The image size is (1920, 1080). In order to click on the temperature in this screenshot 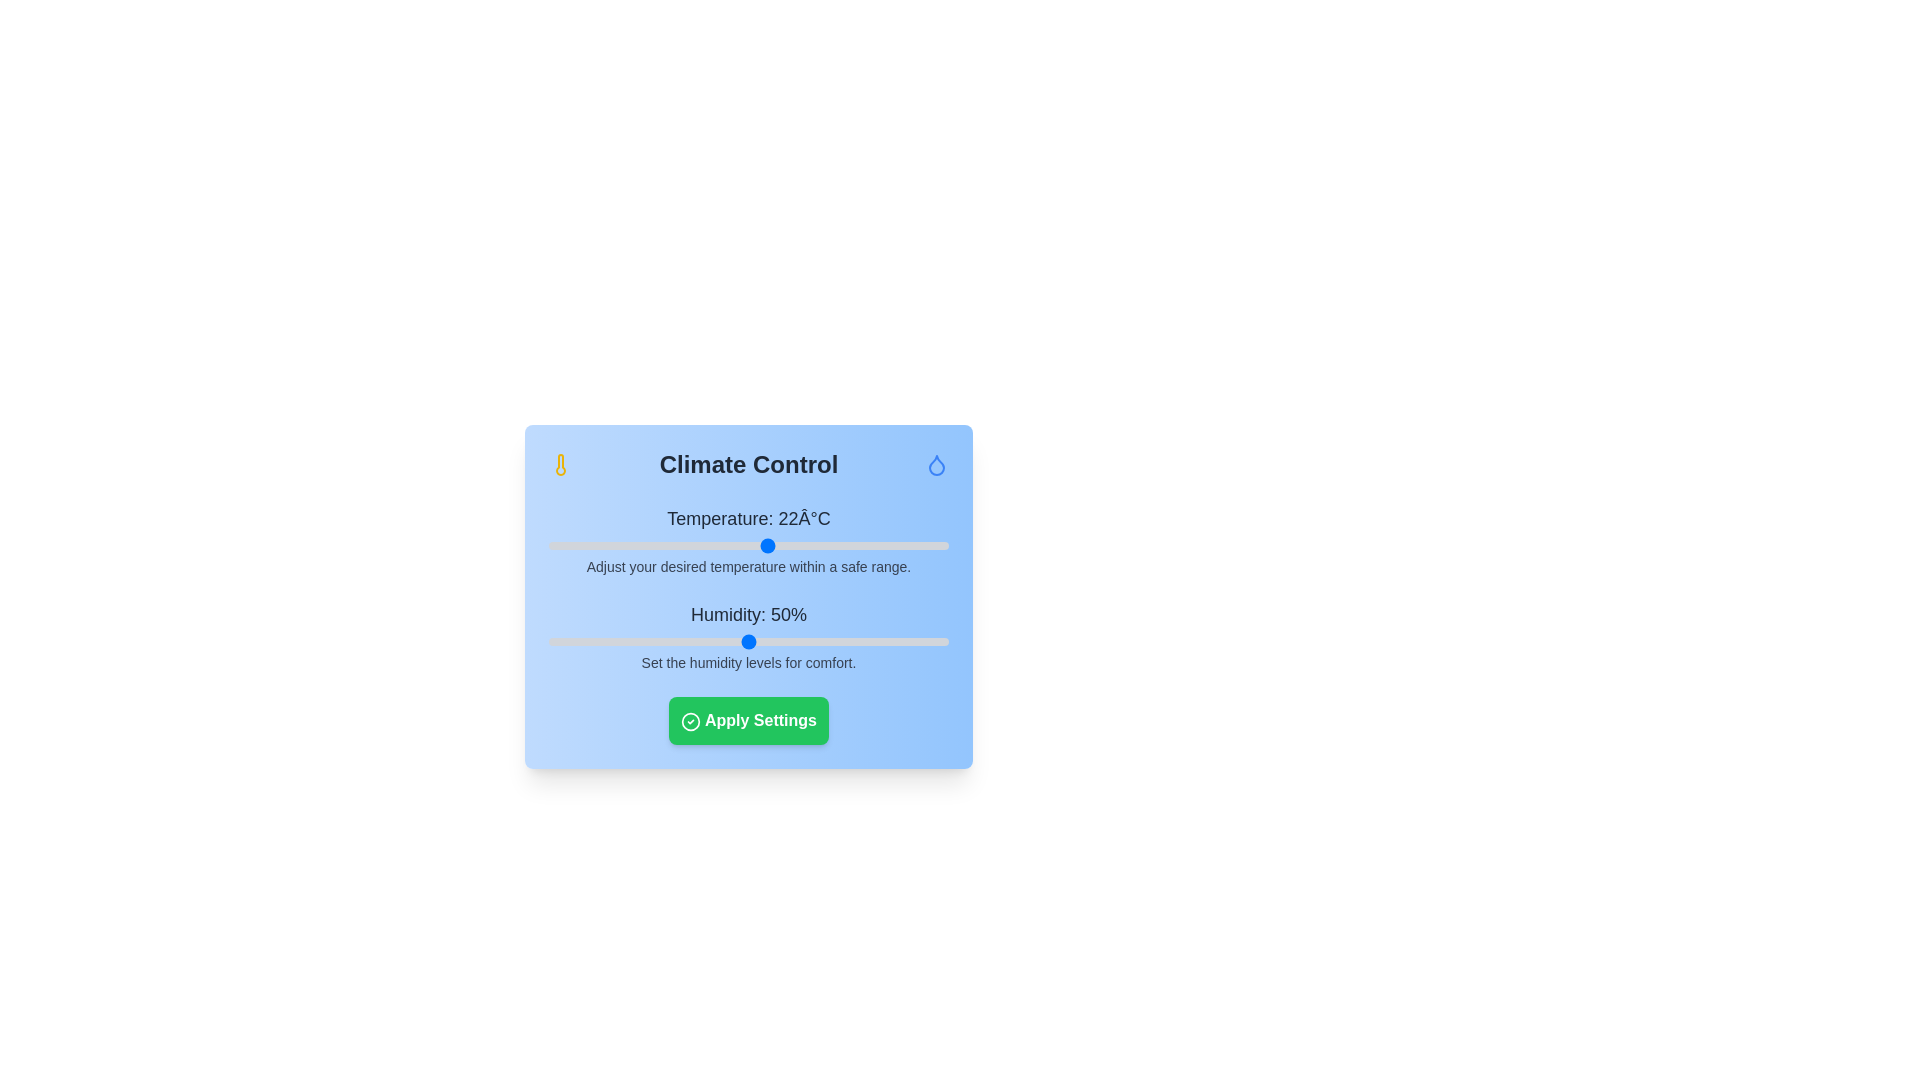, I will do `click(819, 546)`.